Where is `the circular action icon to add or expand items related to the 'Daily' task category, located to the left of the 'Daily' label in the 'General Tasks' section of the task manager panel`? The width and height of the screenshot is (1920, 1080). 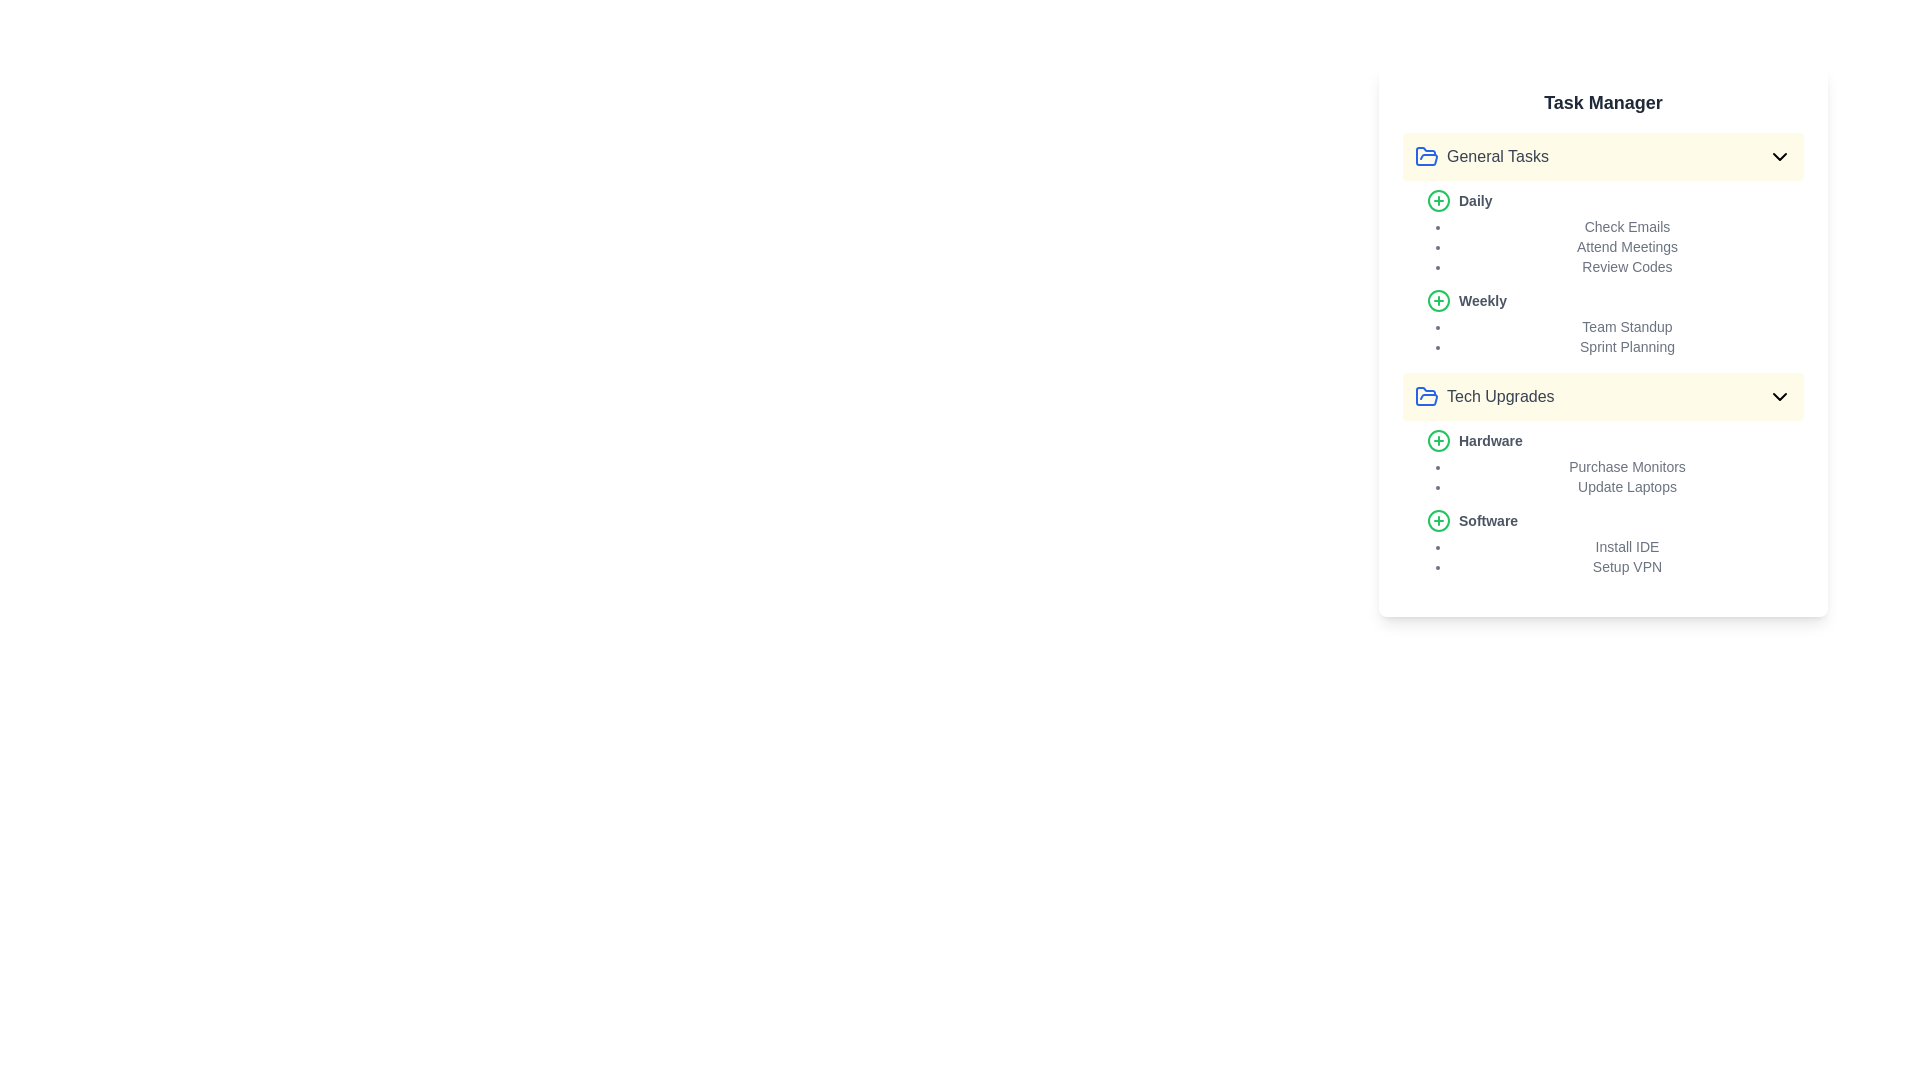
the circular action icon to add or expand items related to the 'Daily' task category, located to the left of the 'Daily' label in the 'General Tasks' section of the task manager panel is located at coordinates (1438, 439).